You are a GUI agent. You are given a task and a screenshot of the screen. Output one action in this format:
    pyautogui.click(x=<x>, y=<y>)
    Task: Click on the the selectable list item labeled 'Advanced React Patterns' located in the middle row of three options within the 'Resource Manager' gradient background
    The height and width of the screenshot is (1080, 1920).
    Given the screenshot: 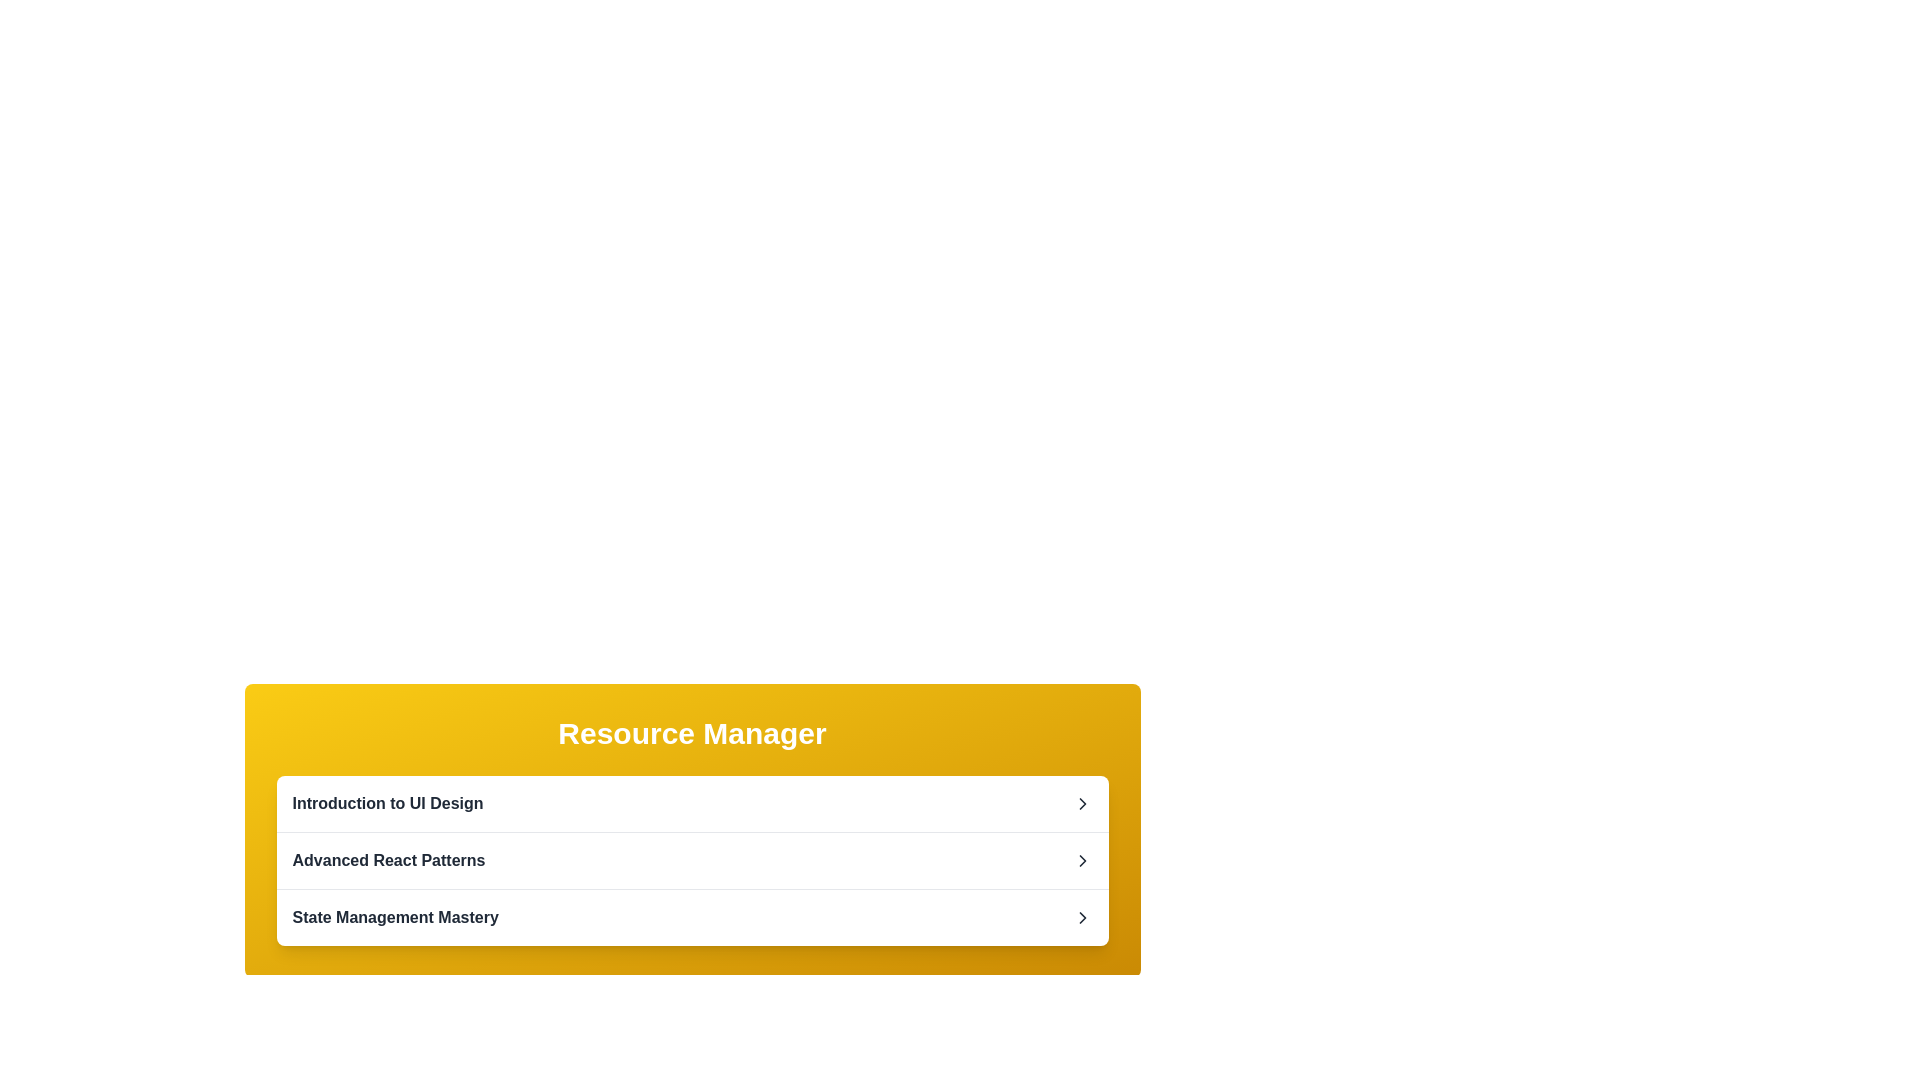 What is the action you would take?
    pyautogui.click(x=692, y=859)
    